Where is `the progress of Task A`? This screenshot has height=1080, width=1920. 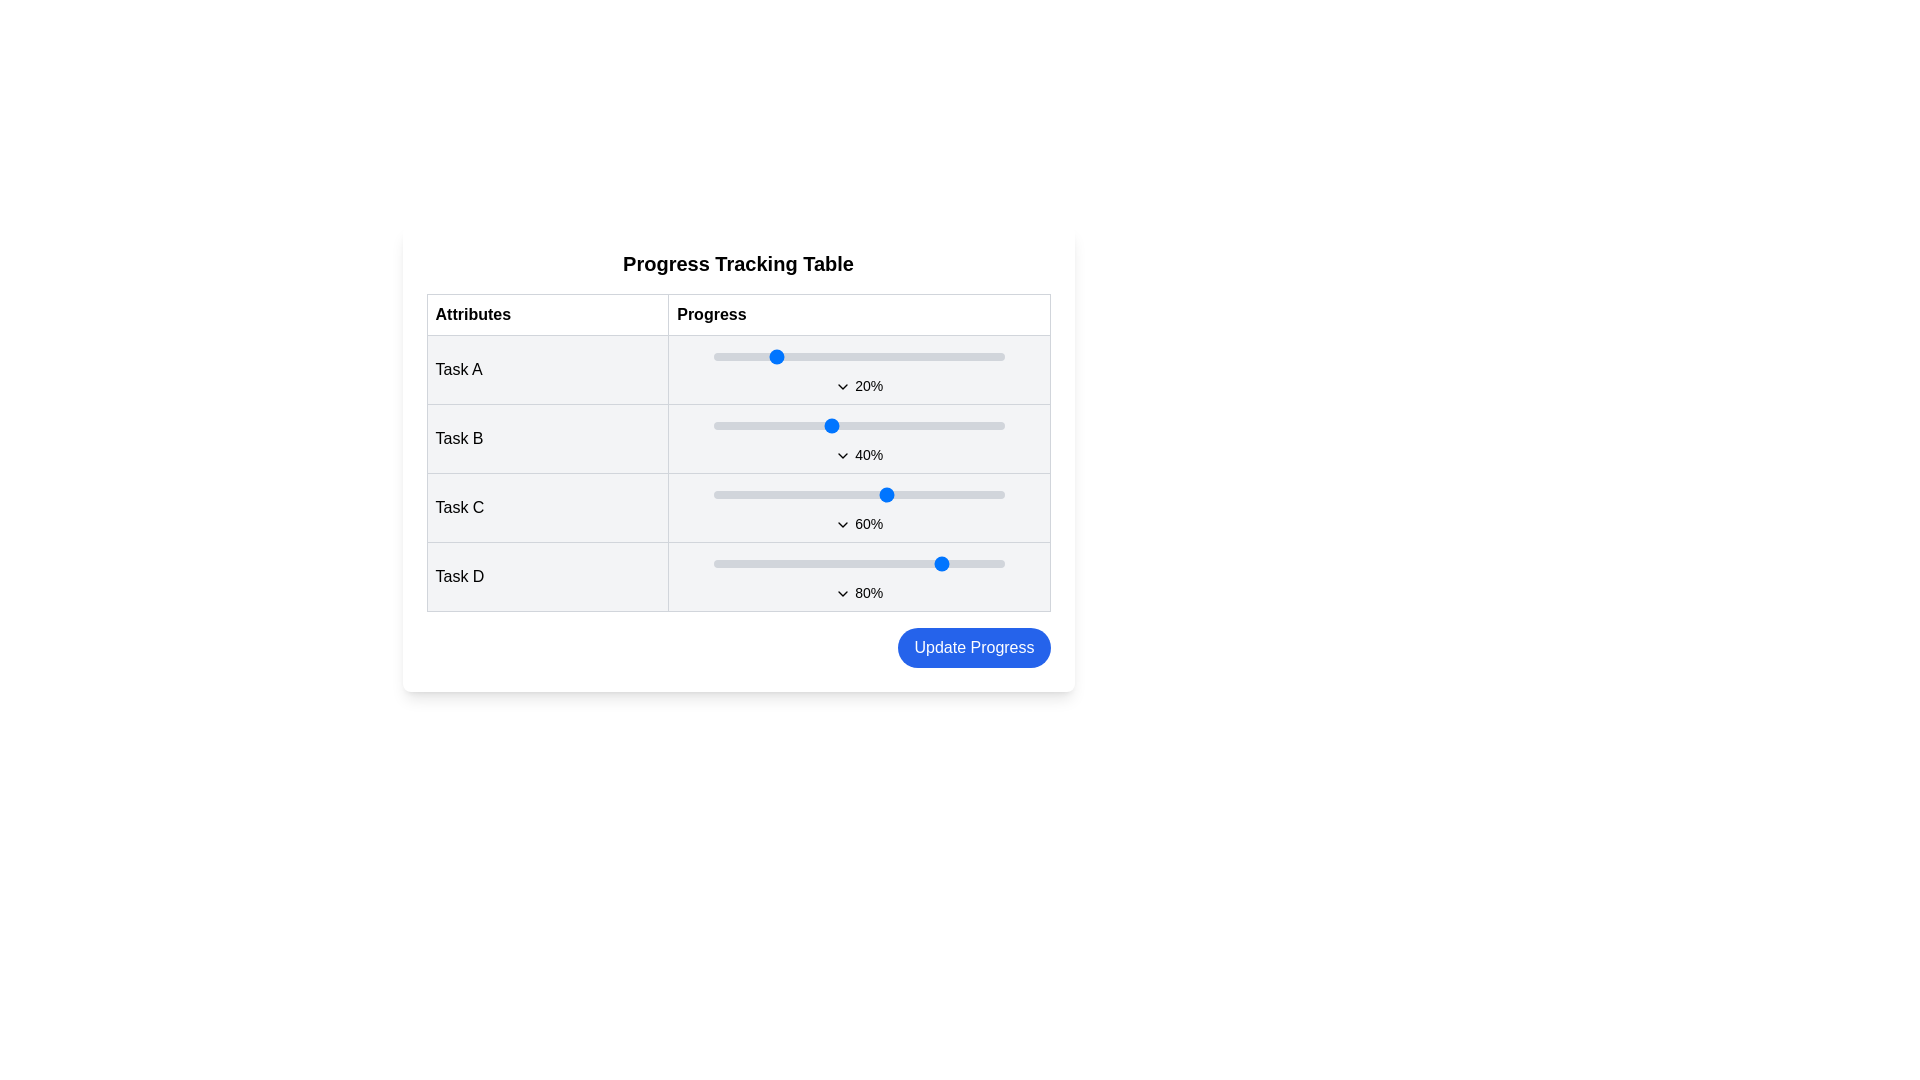 the progress of Task A is located at coordinates (925, 356).